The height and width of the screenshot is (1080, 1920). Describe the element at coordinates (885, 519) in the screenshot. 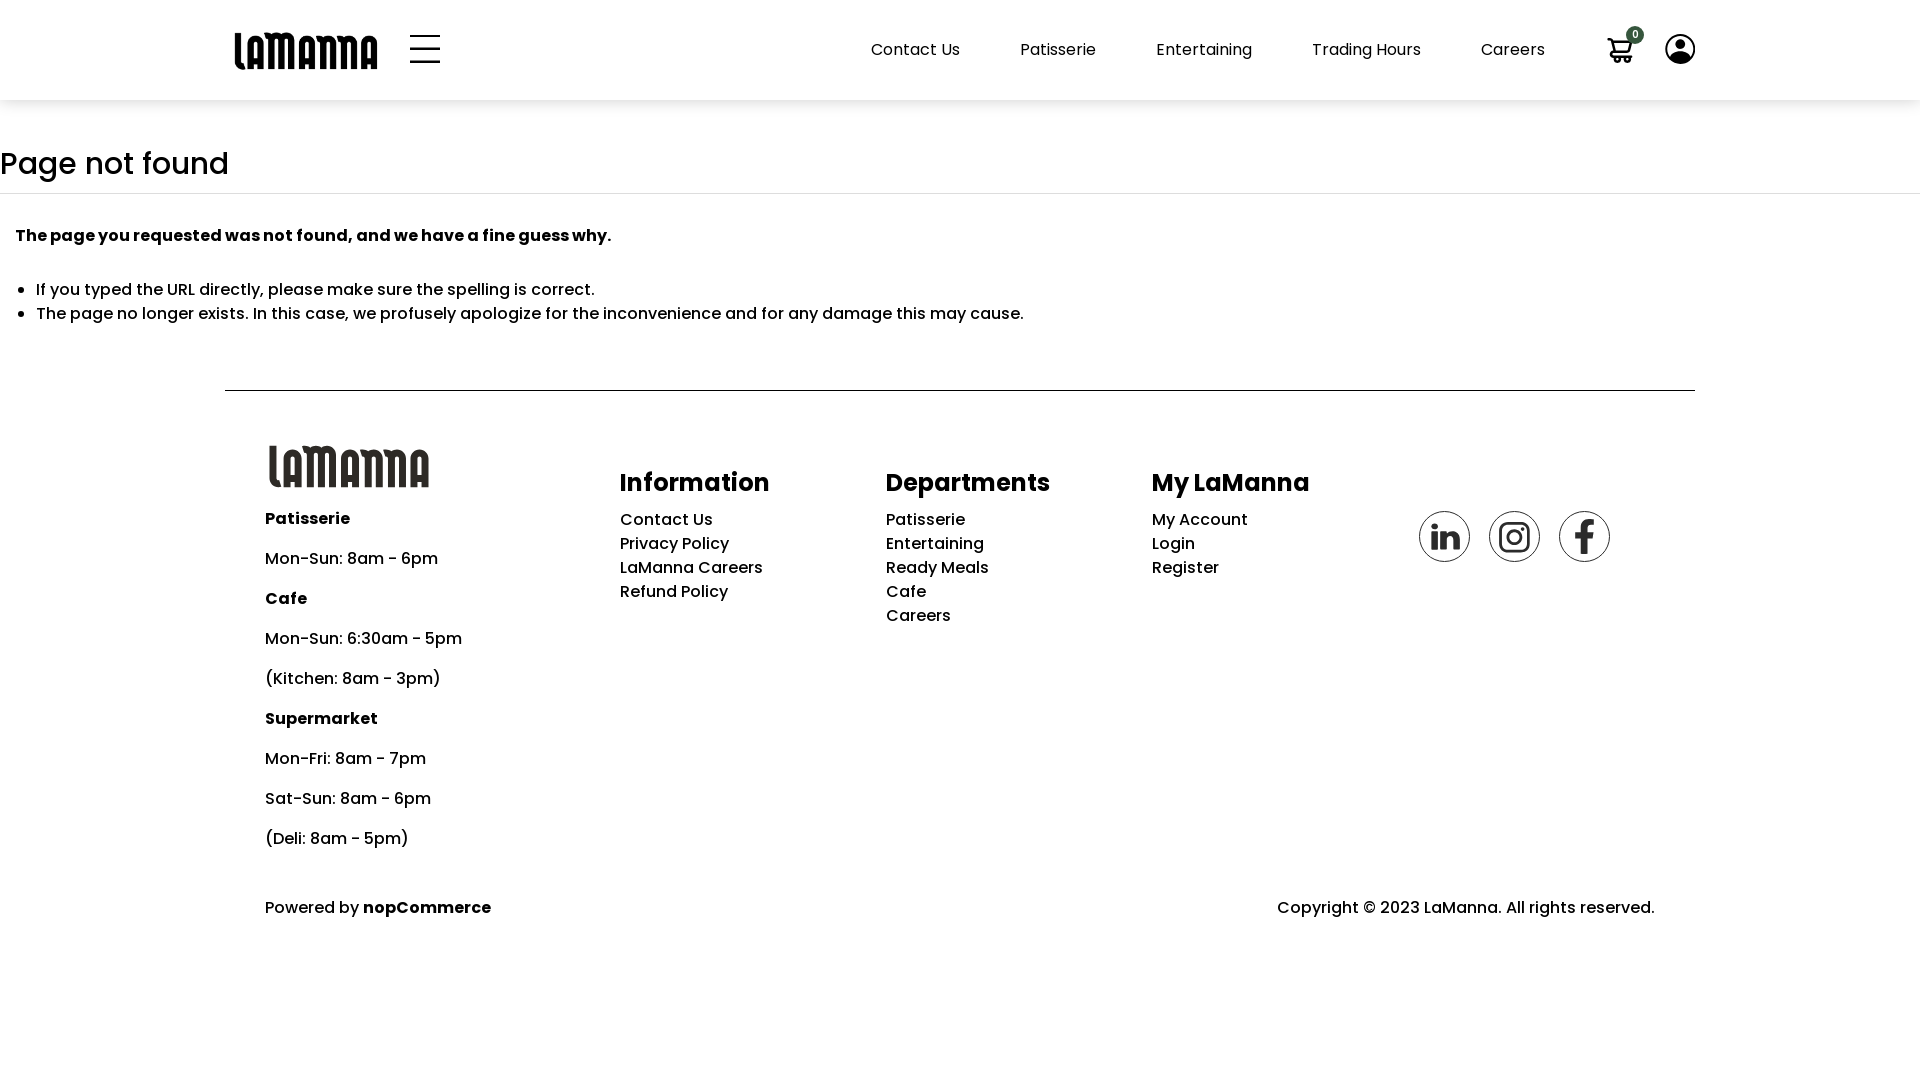

I see `'Patisserie'` at that location.